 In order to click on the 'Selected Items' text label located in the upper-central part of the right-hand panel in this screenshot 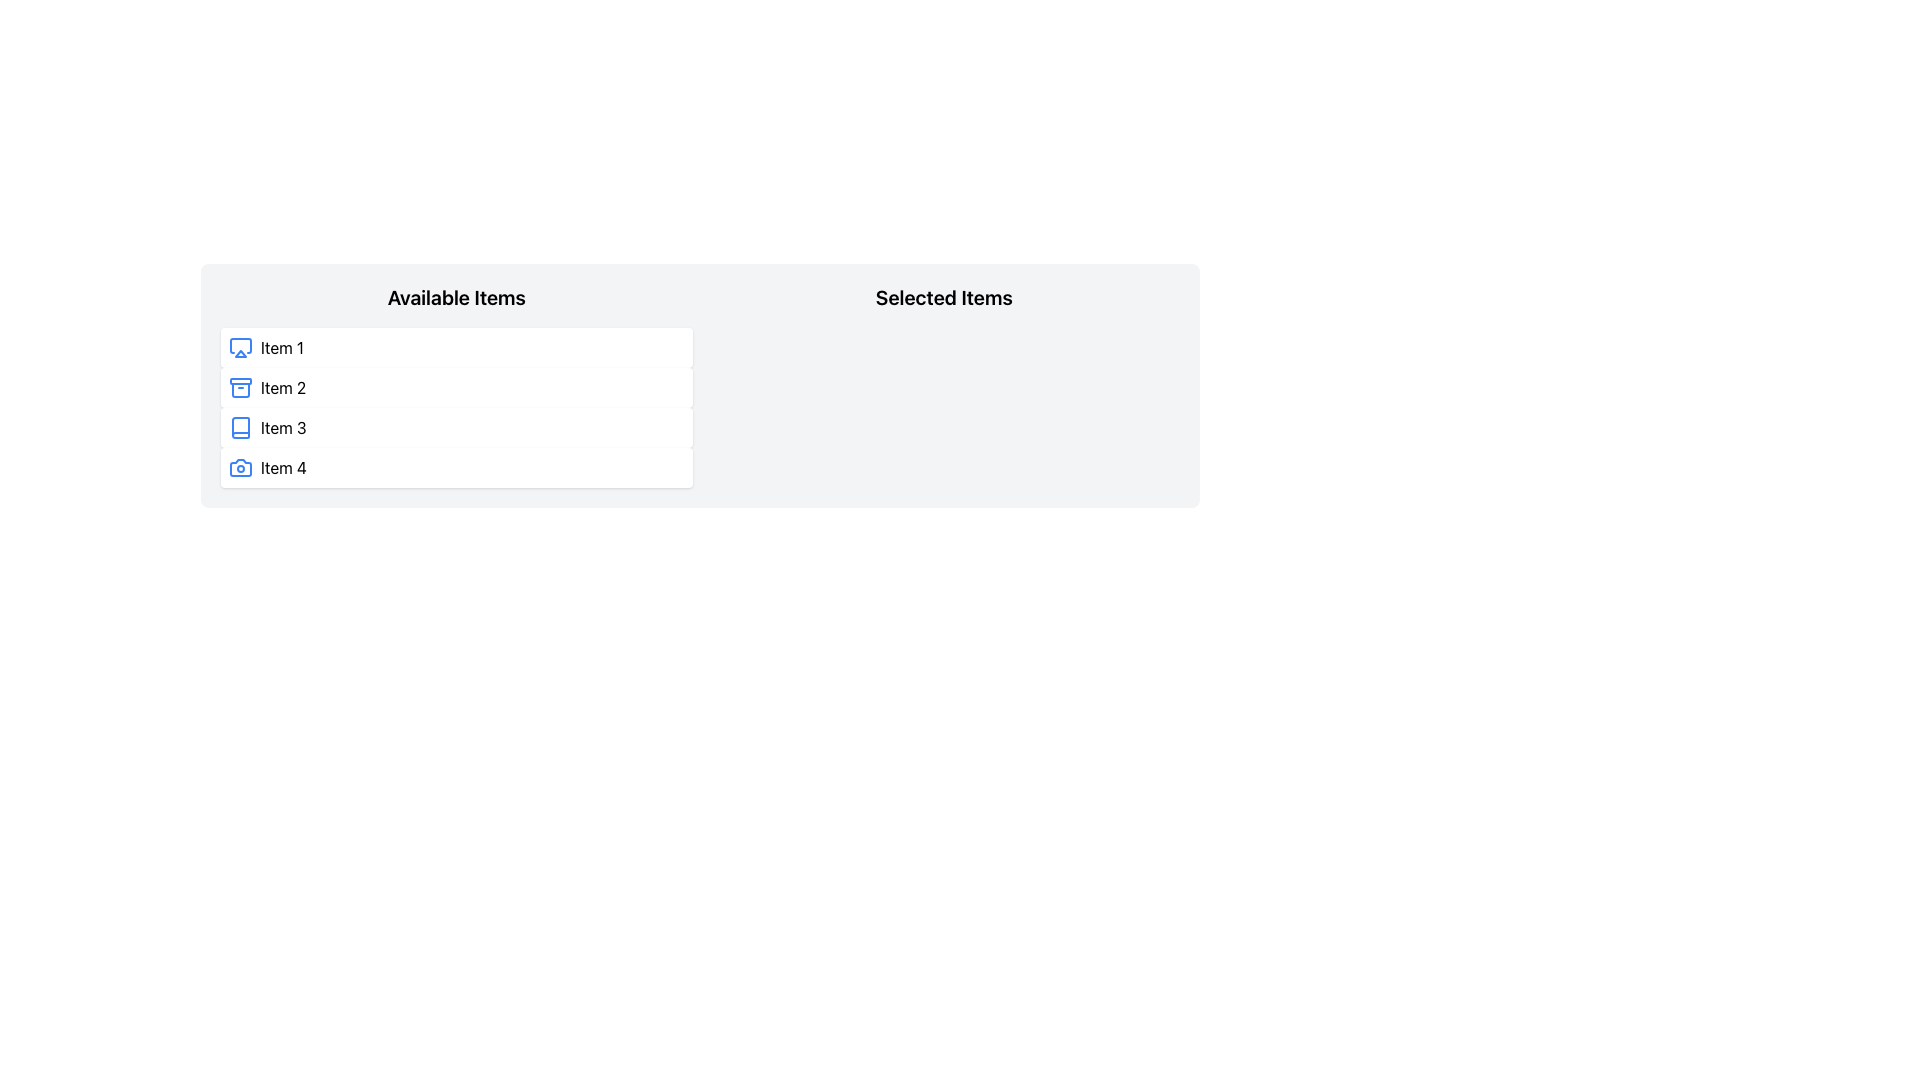, I will do `click(943, 297)`.